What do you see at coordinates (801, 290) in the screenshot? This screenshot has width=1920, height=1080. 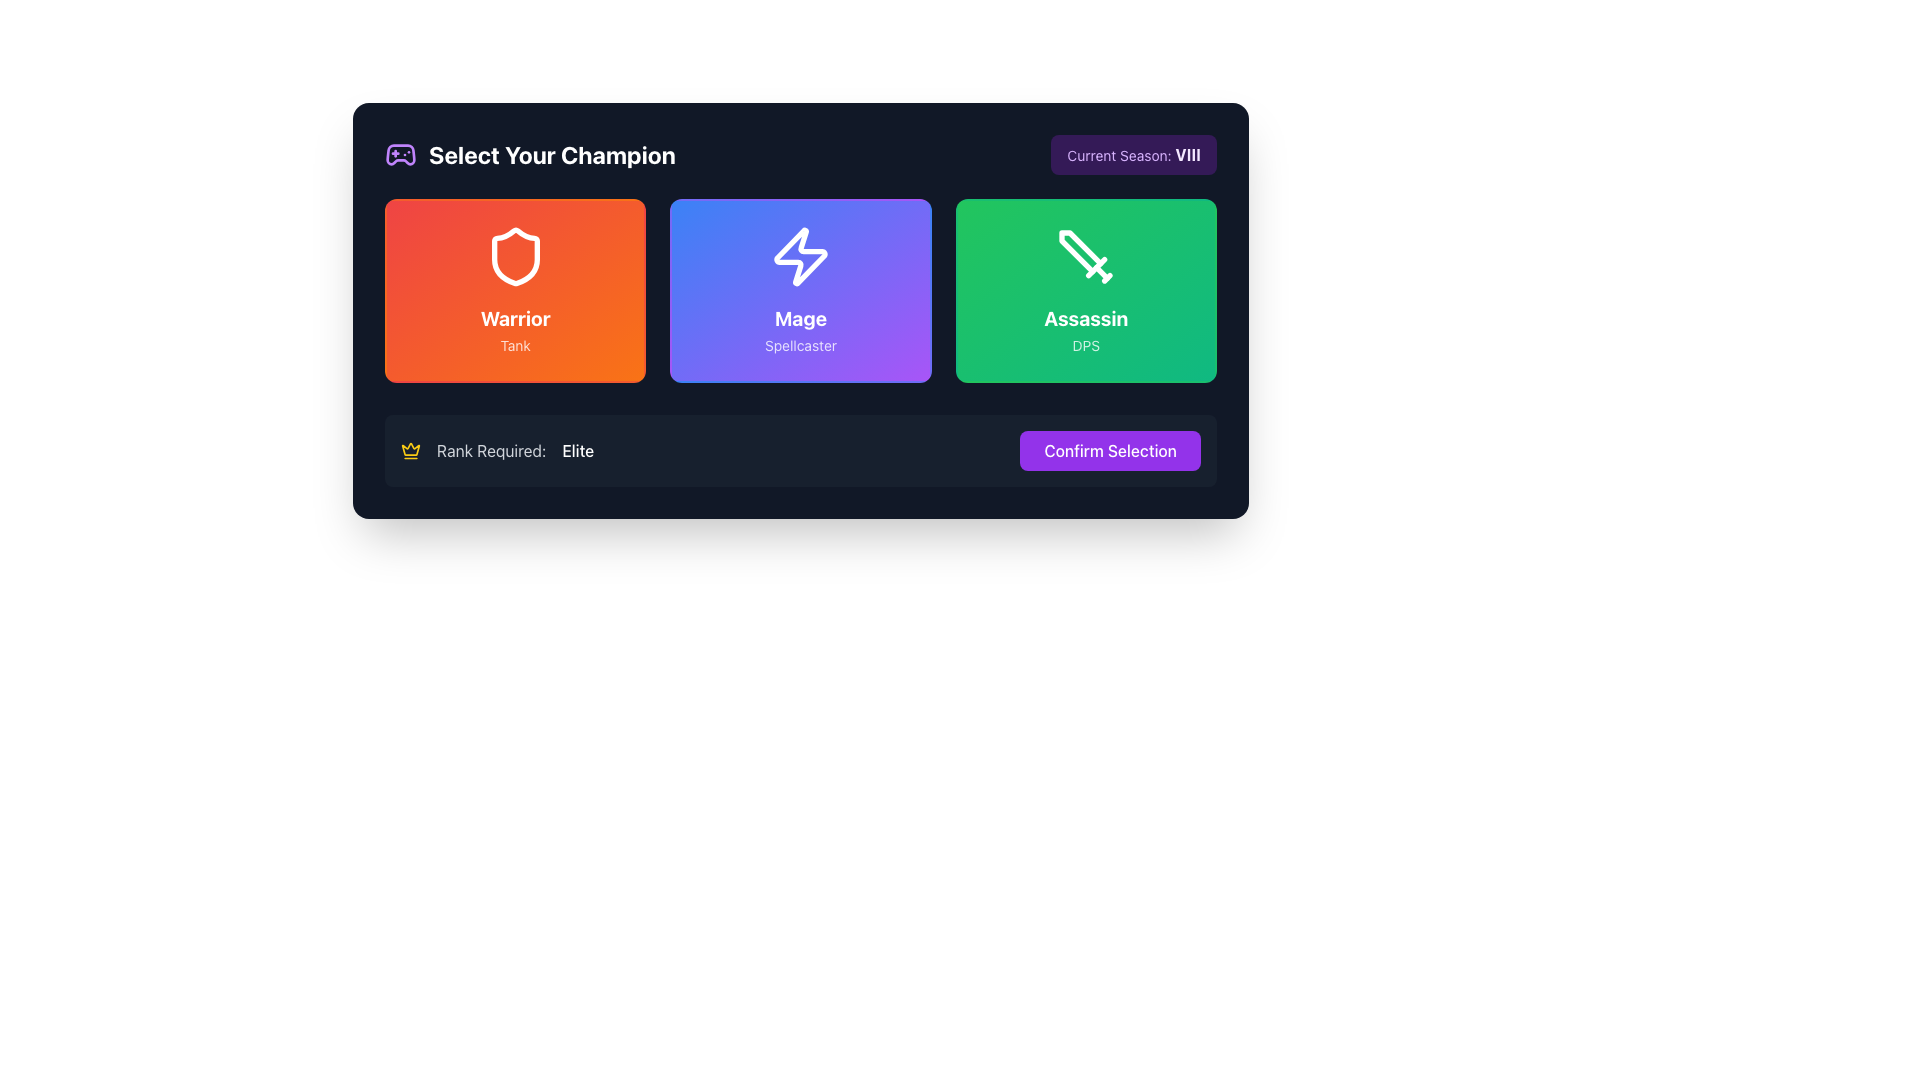 I see `the 'Mage Spellcaster' class card in the character selection interface for detailed information` at bounding box center [801, 290].